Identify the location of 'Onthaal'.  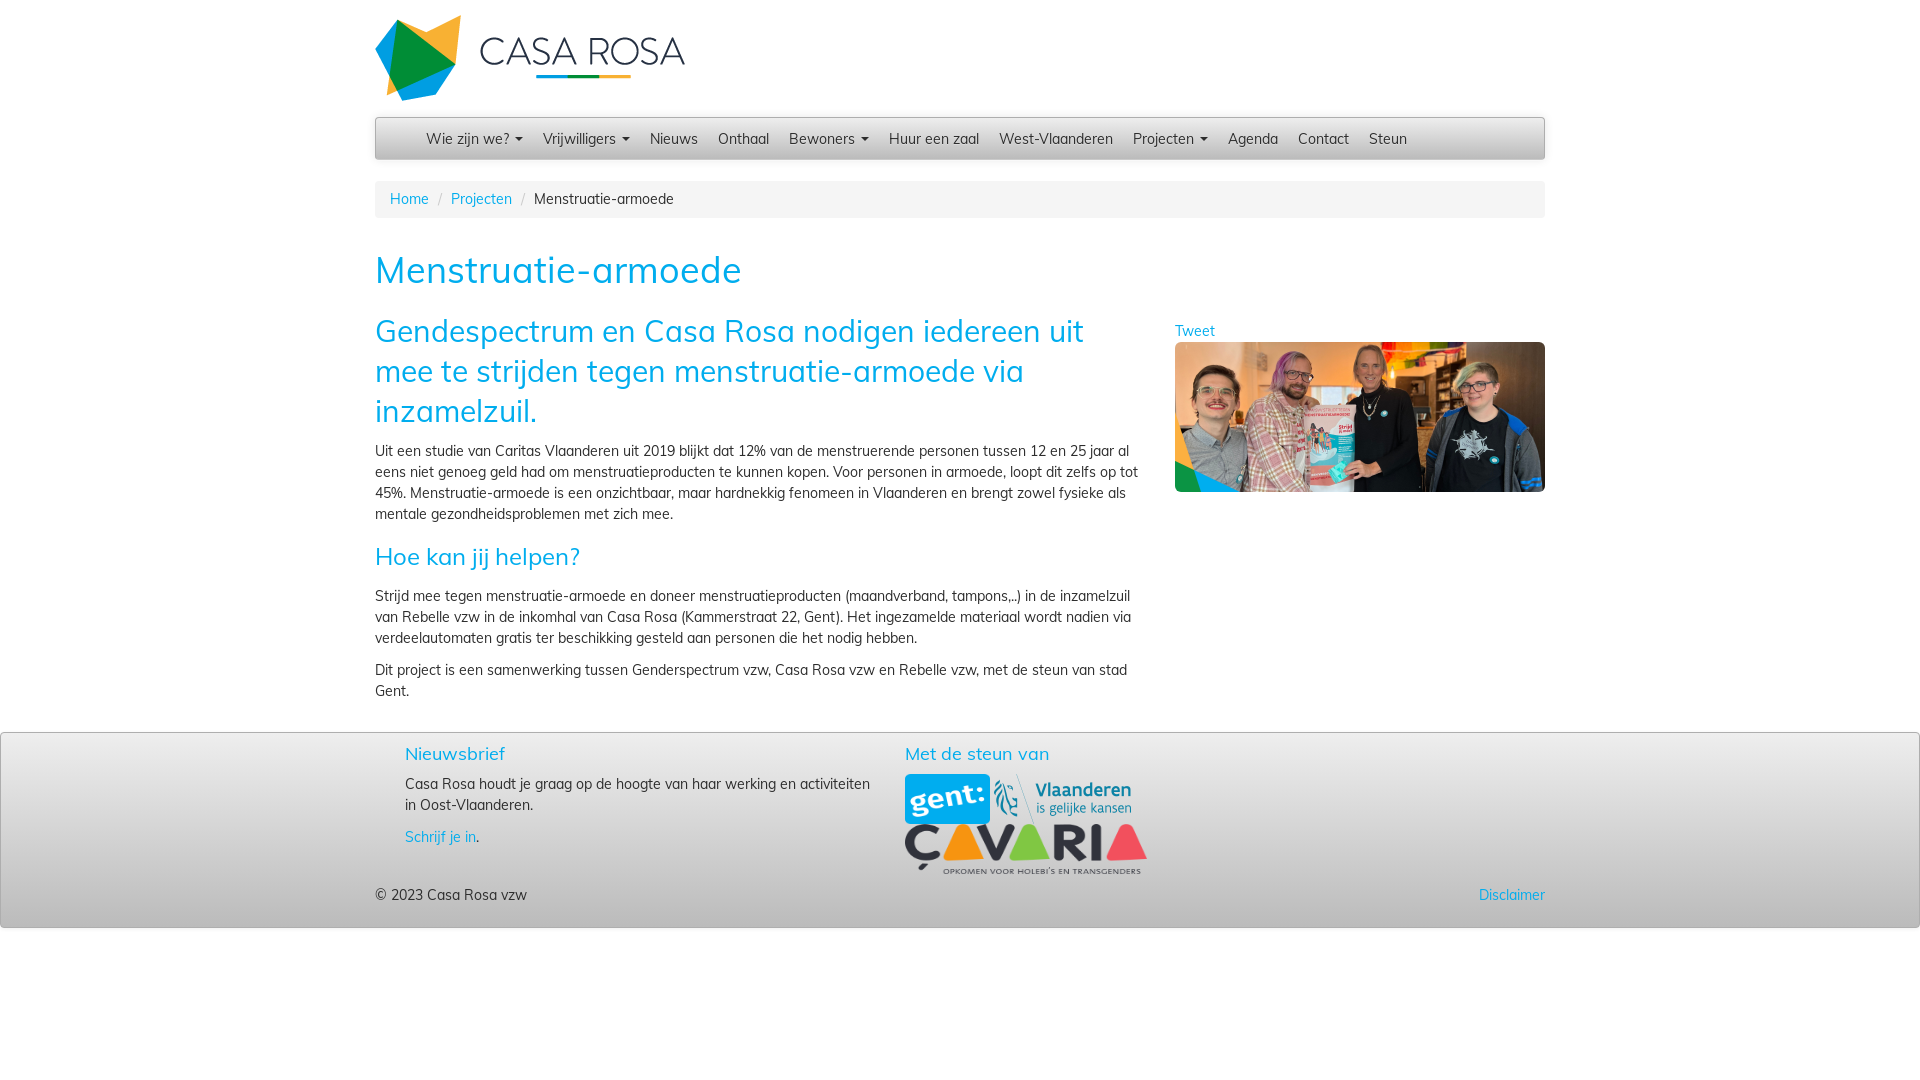
(708, 137).